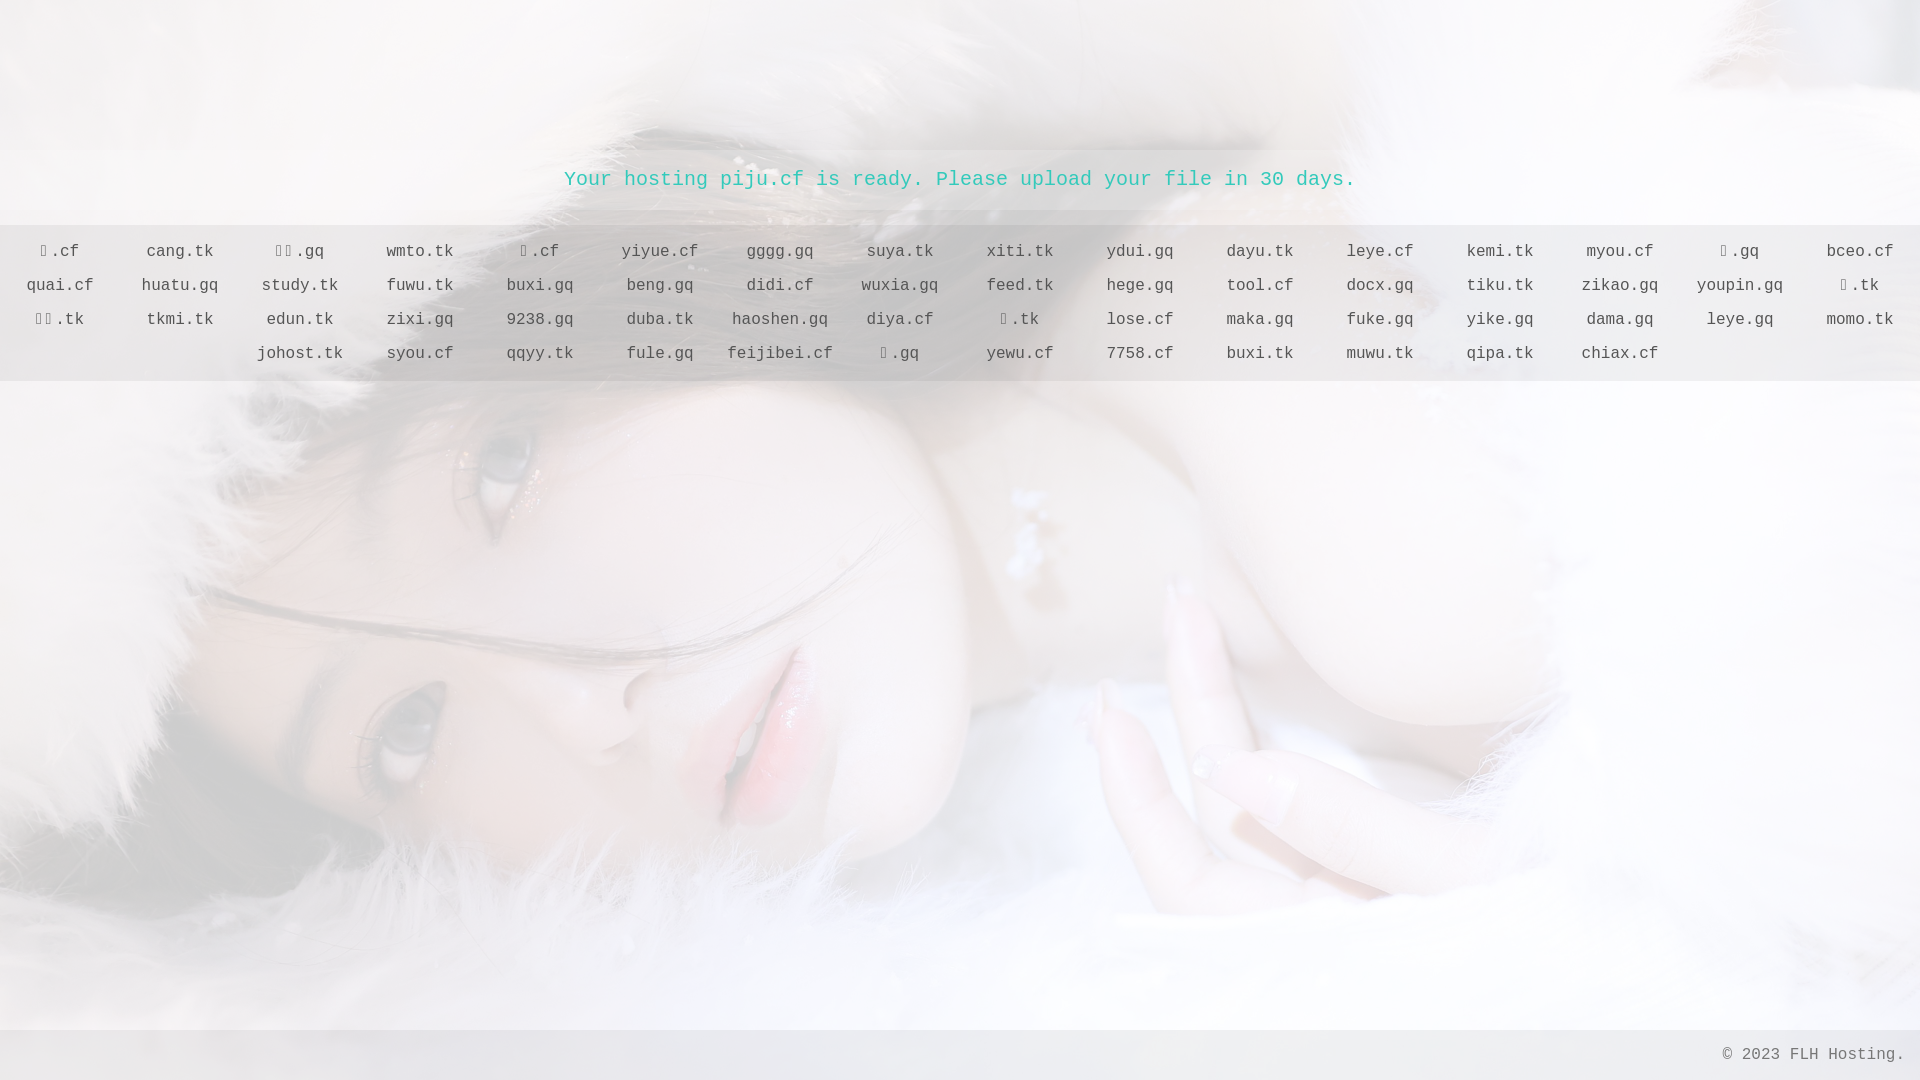 This screenshot has width=1920, height=1080. What do you see at coordinates (599, 285) in the screenshot?
I see `'beng.gq'` at bounding box center [599, 285].